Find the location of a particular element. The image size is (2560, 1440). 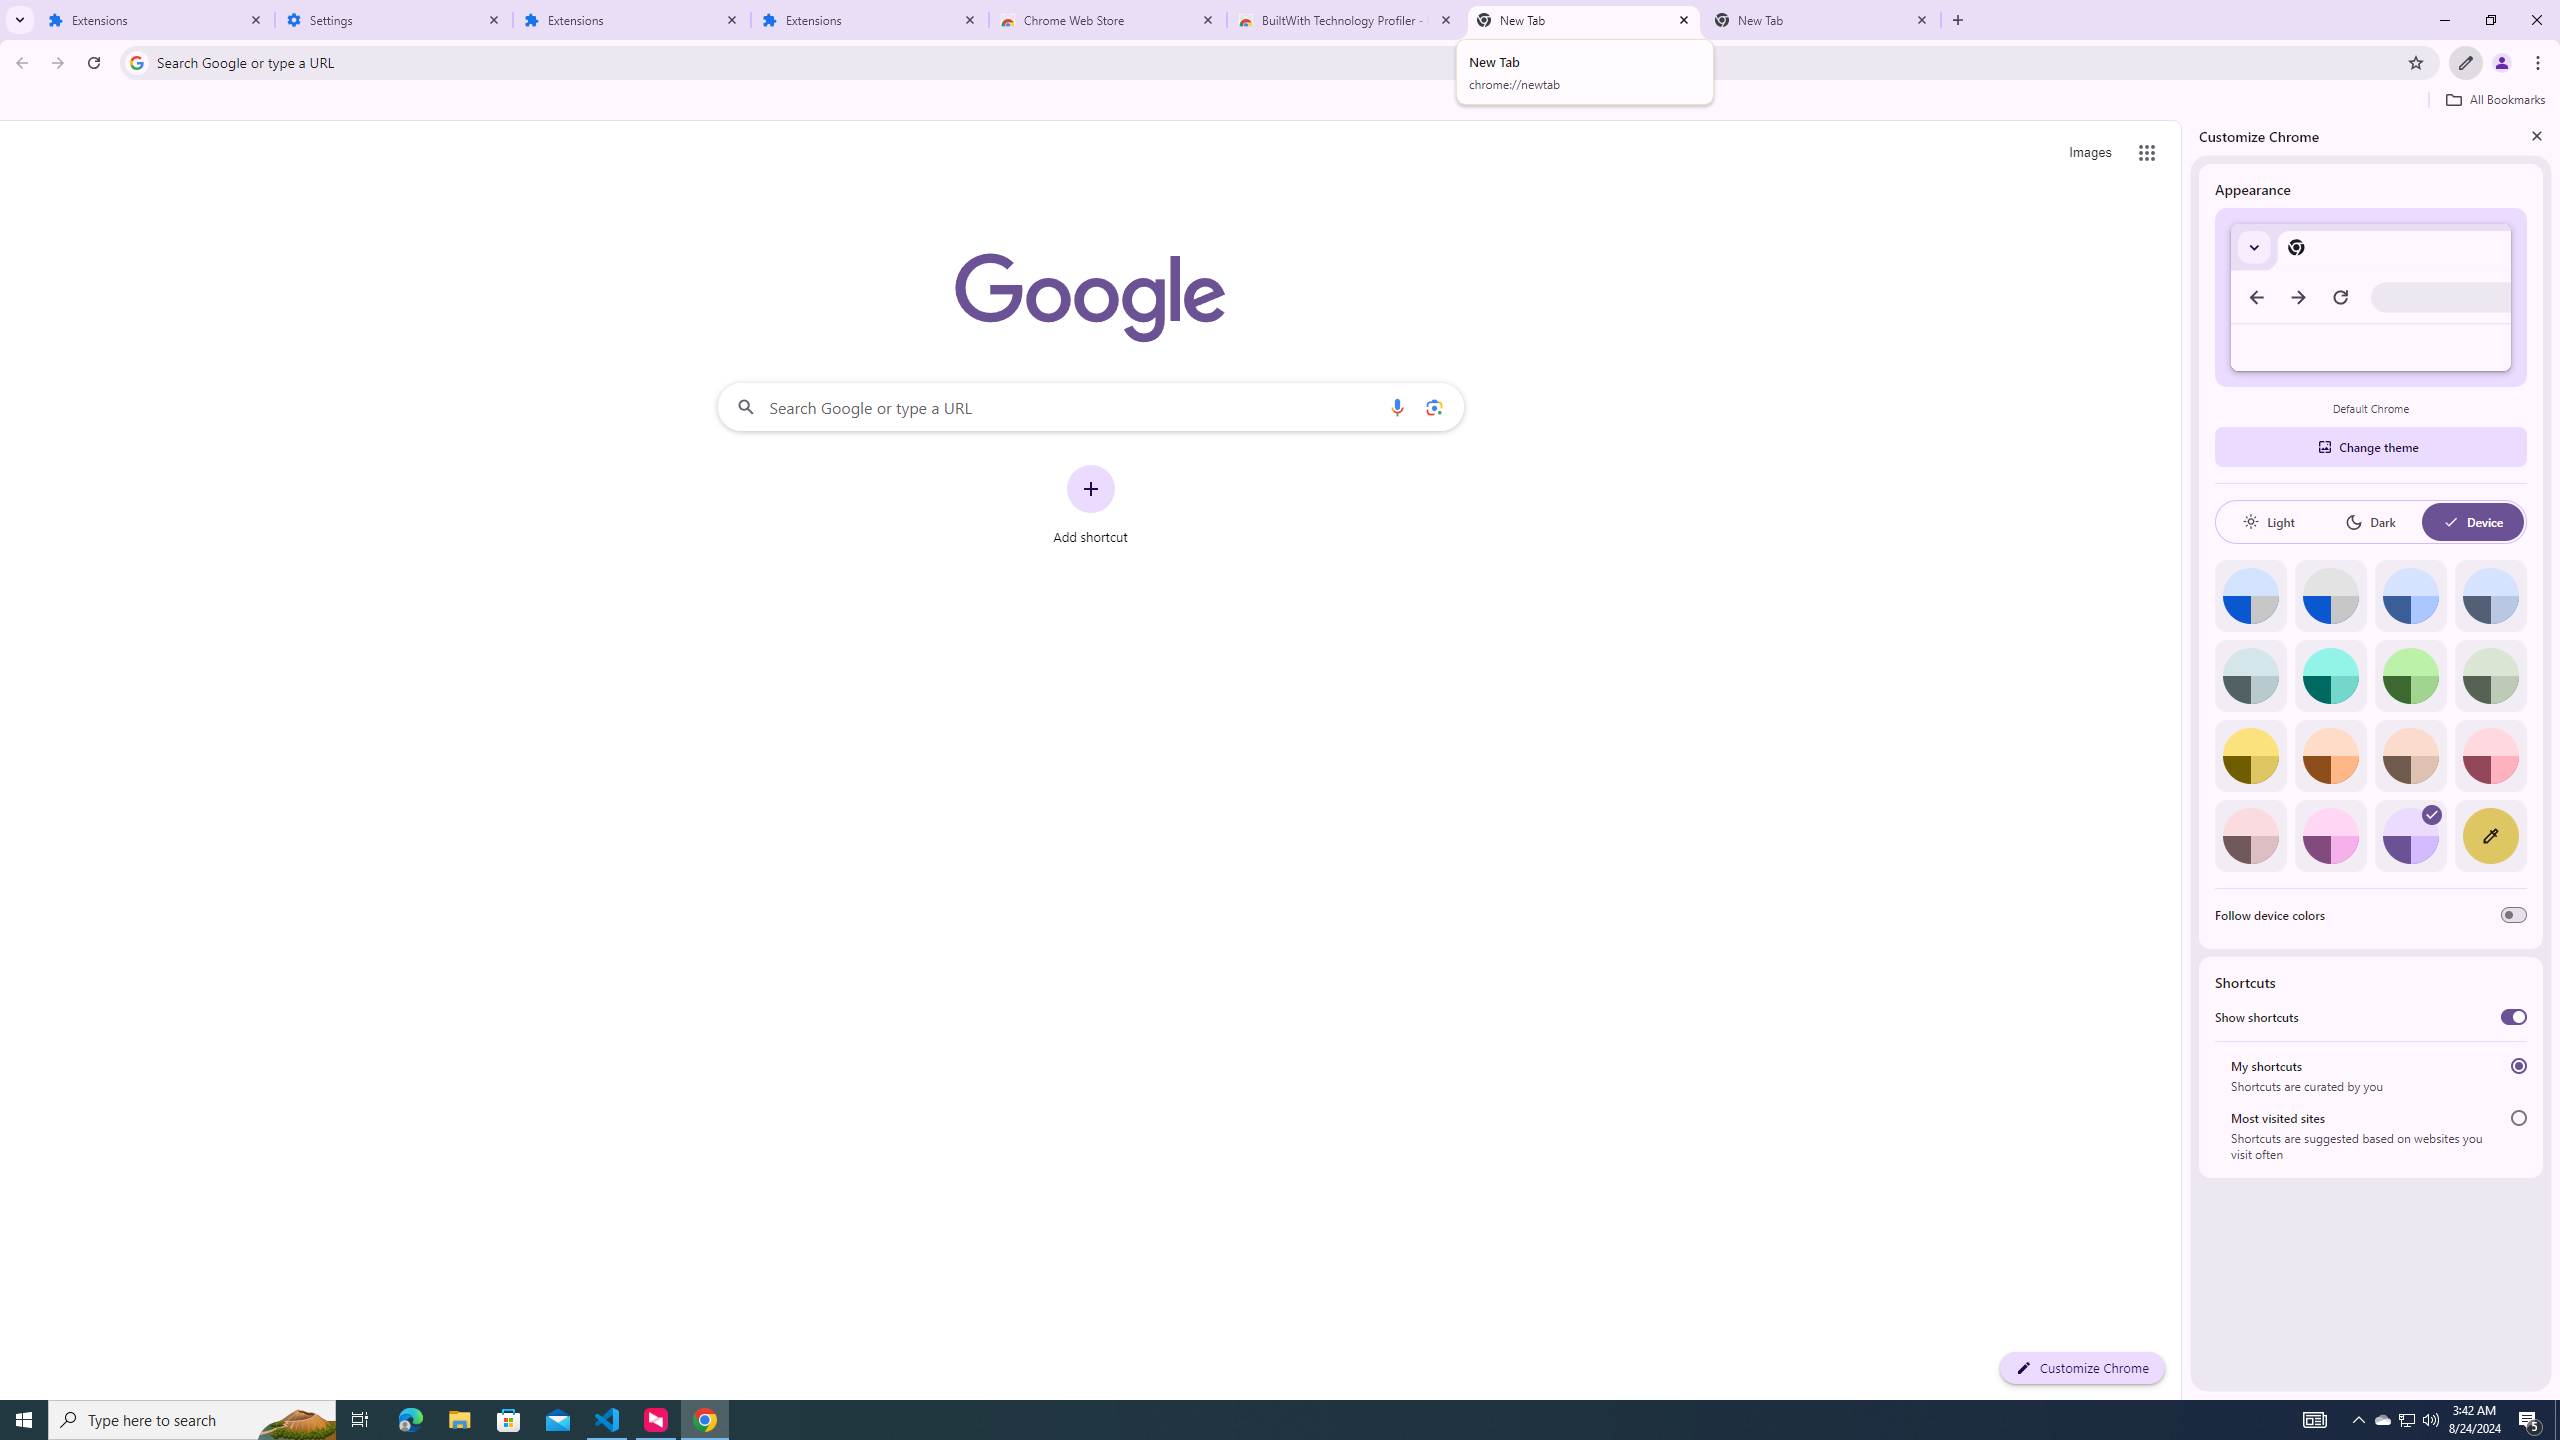

'Blue' is located at coordinates (2410, 595).